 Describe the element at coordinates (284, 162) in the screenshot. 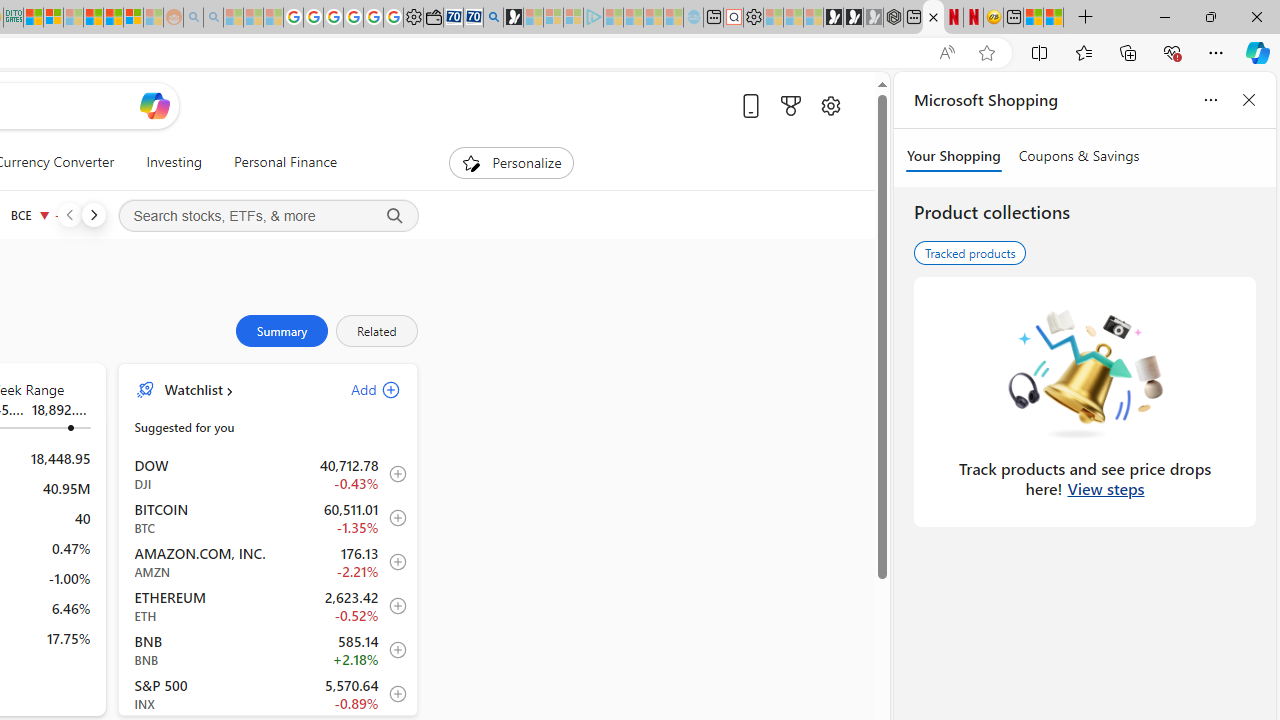

I see `'Personal Finance'` at that location.